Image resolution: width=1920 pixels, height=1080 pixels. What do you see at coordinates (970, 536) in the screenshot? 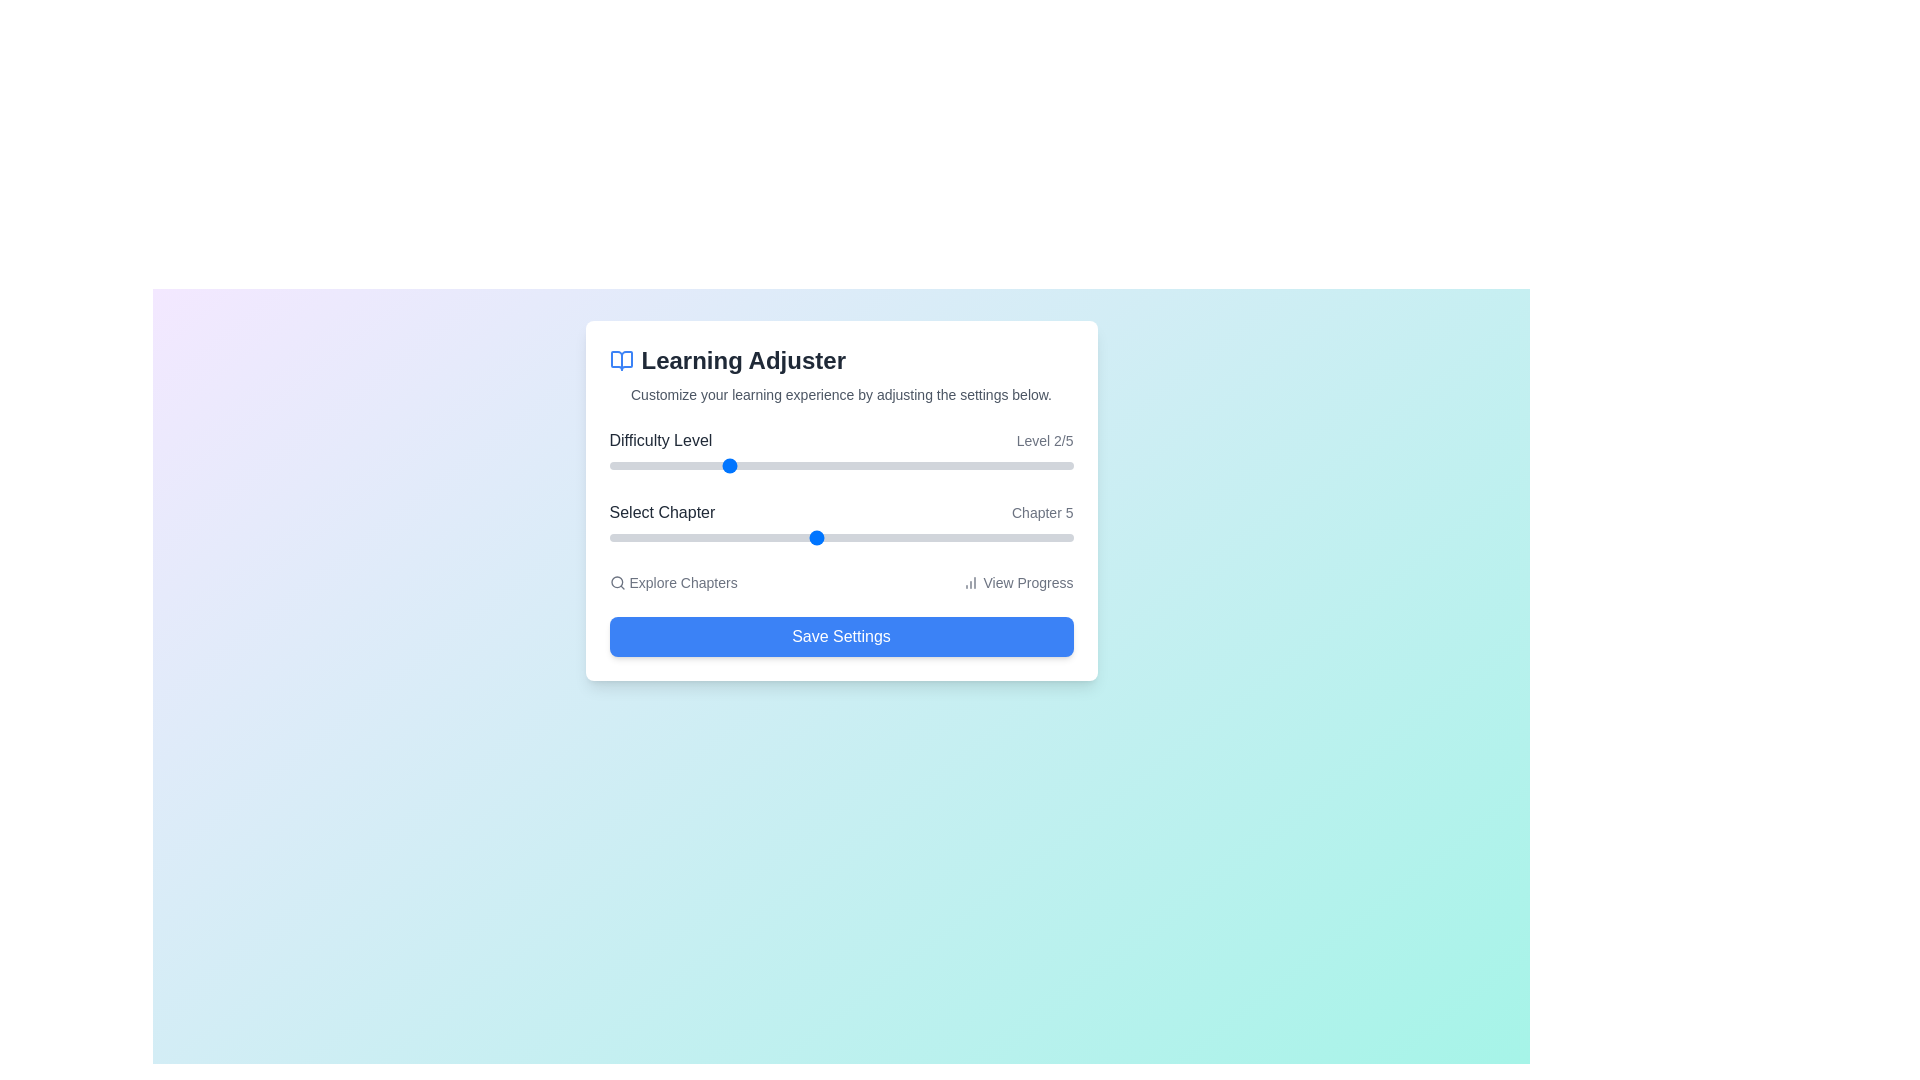
I see `the chapter` at bounding box center [970, 536].